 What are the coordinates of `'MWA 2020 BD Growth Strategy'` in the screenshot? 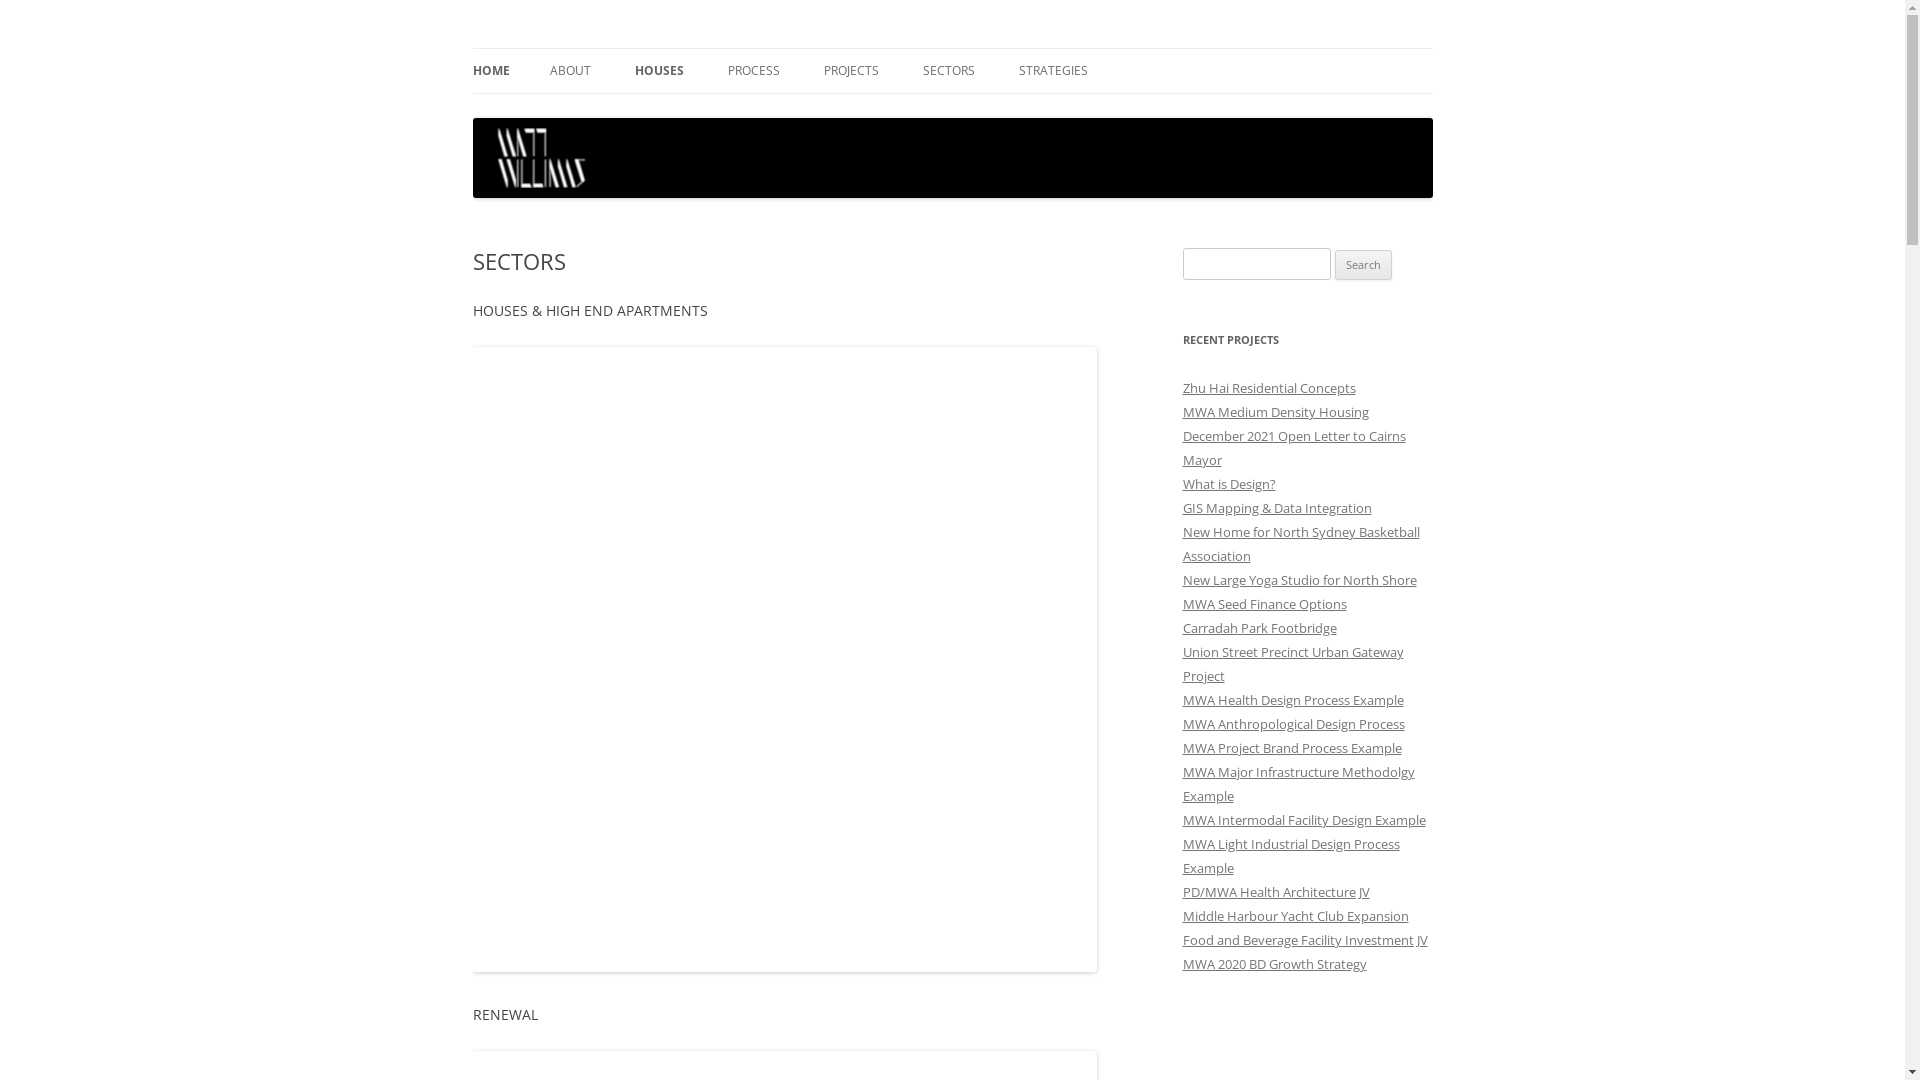 It's located at (1181, 963).